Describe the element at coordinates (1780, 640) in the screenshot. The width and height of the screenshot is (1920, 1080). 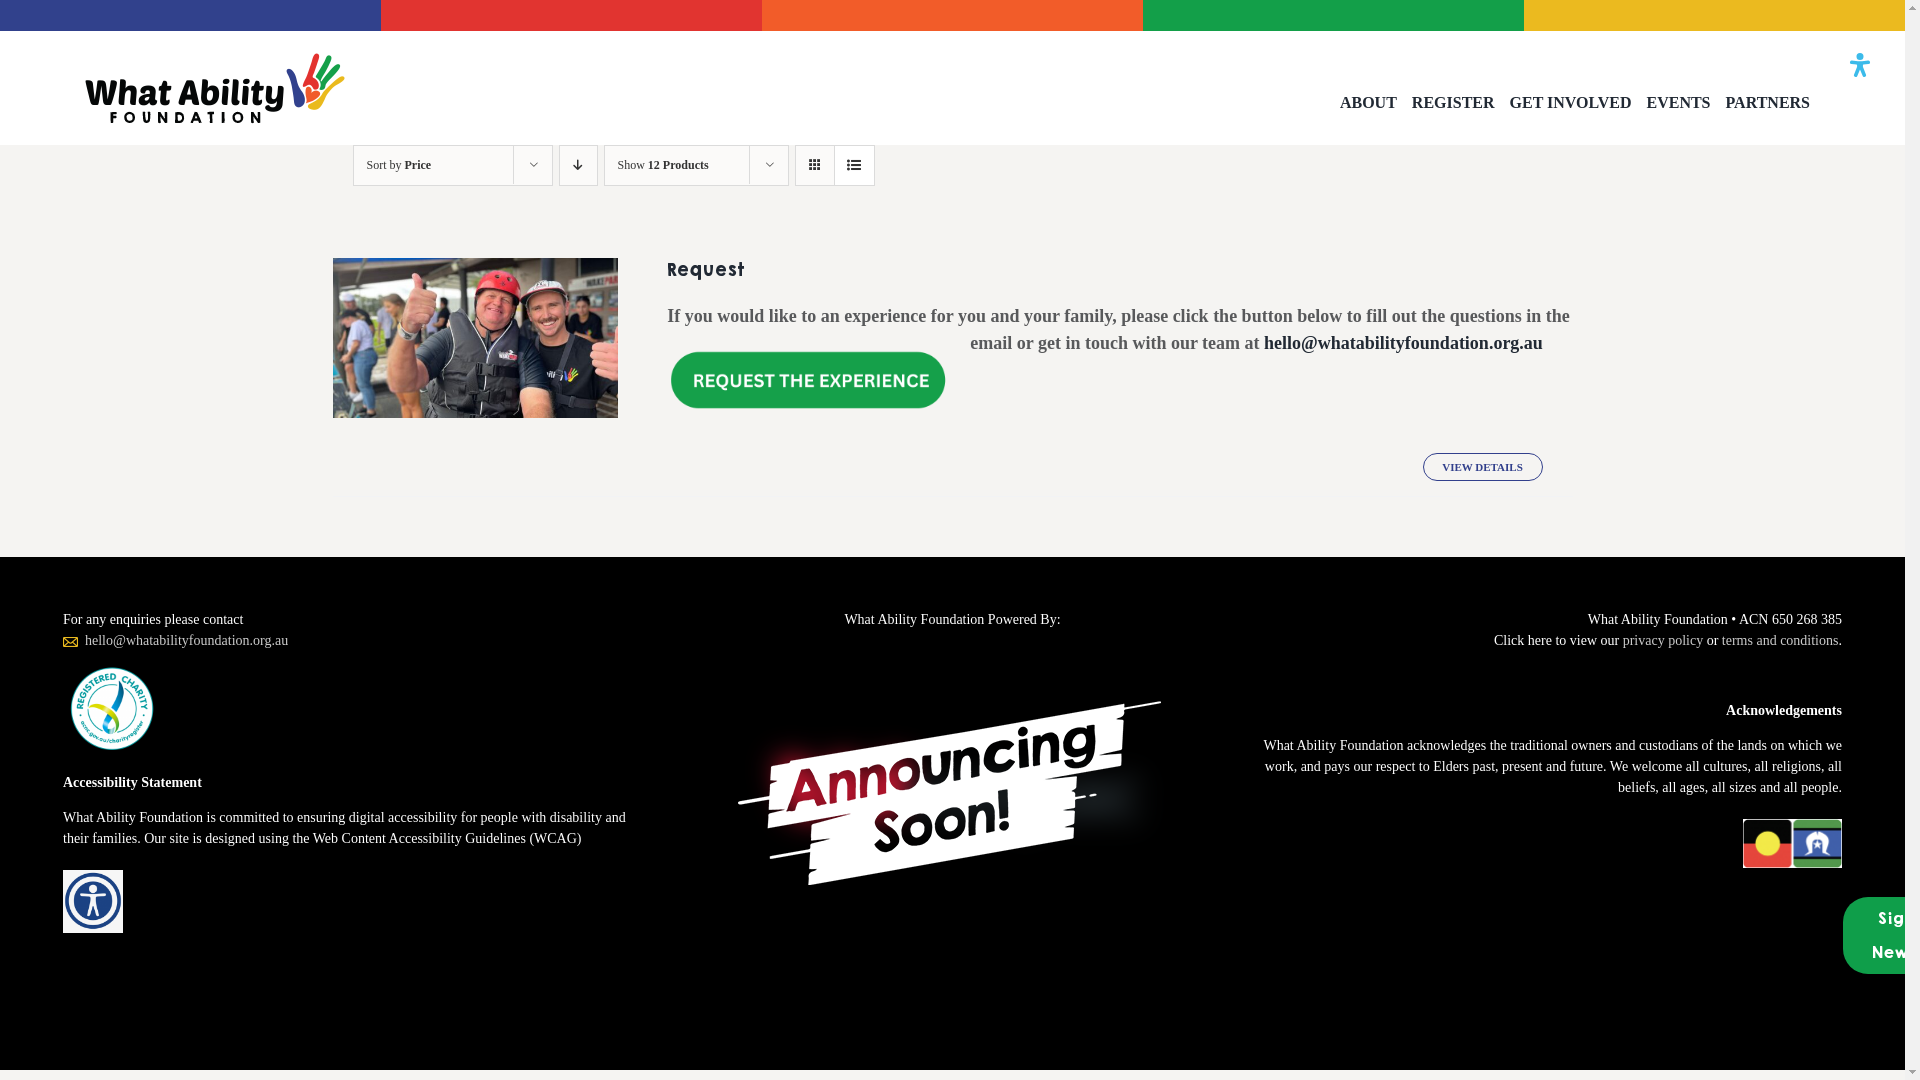
I see `'terms and conditions'` at that location.